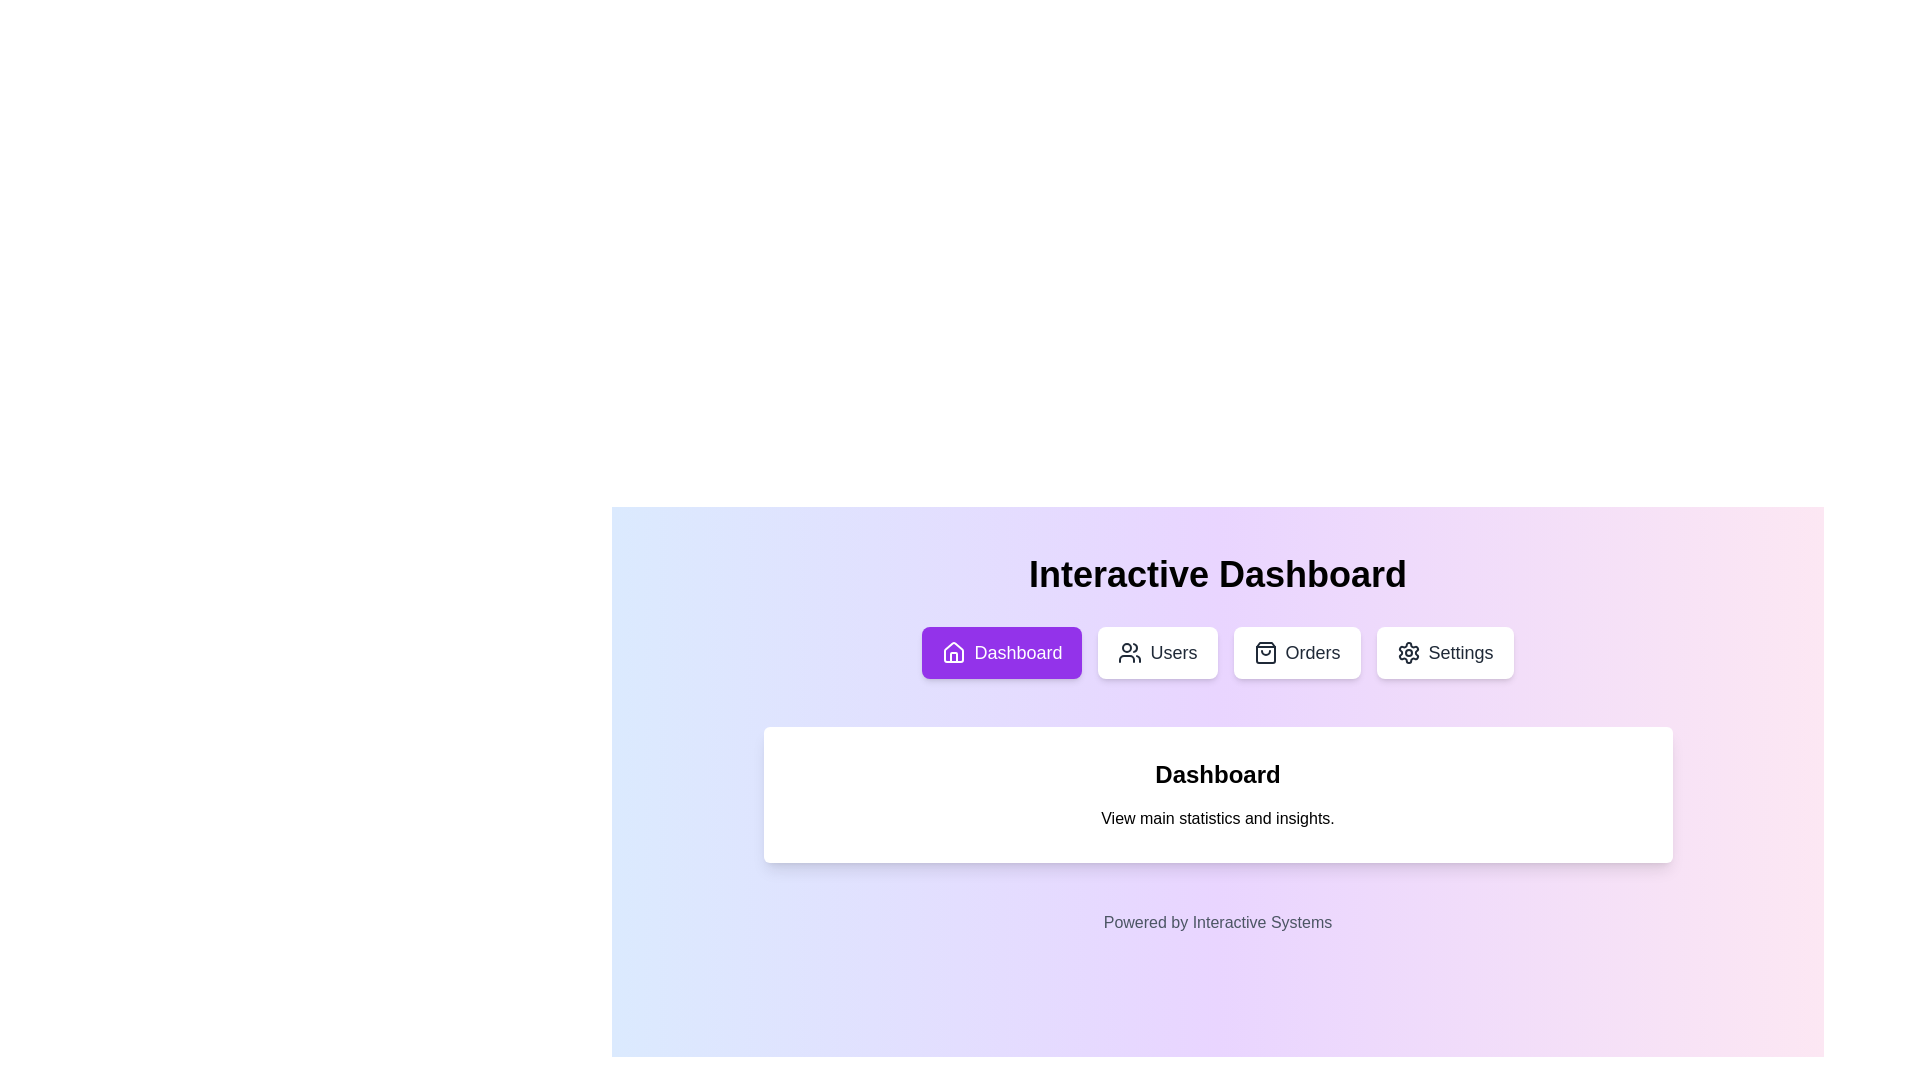  What do you see at coordinates (1407, 652) in the screenshot?
I see `the gear icon that signifies settings functionalities, located adjacent to the 'Settings' text label` at bounding box center [1407, 652].